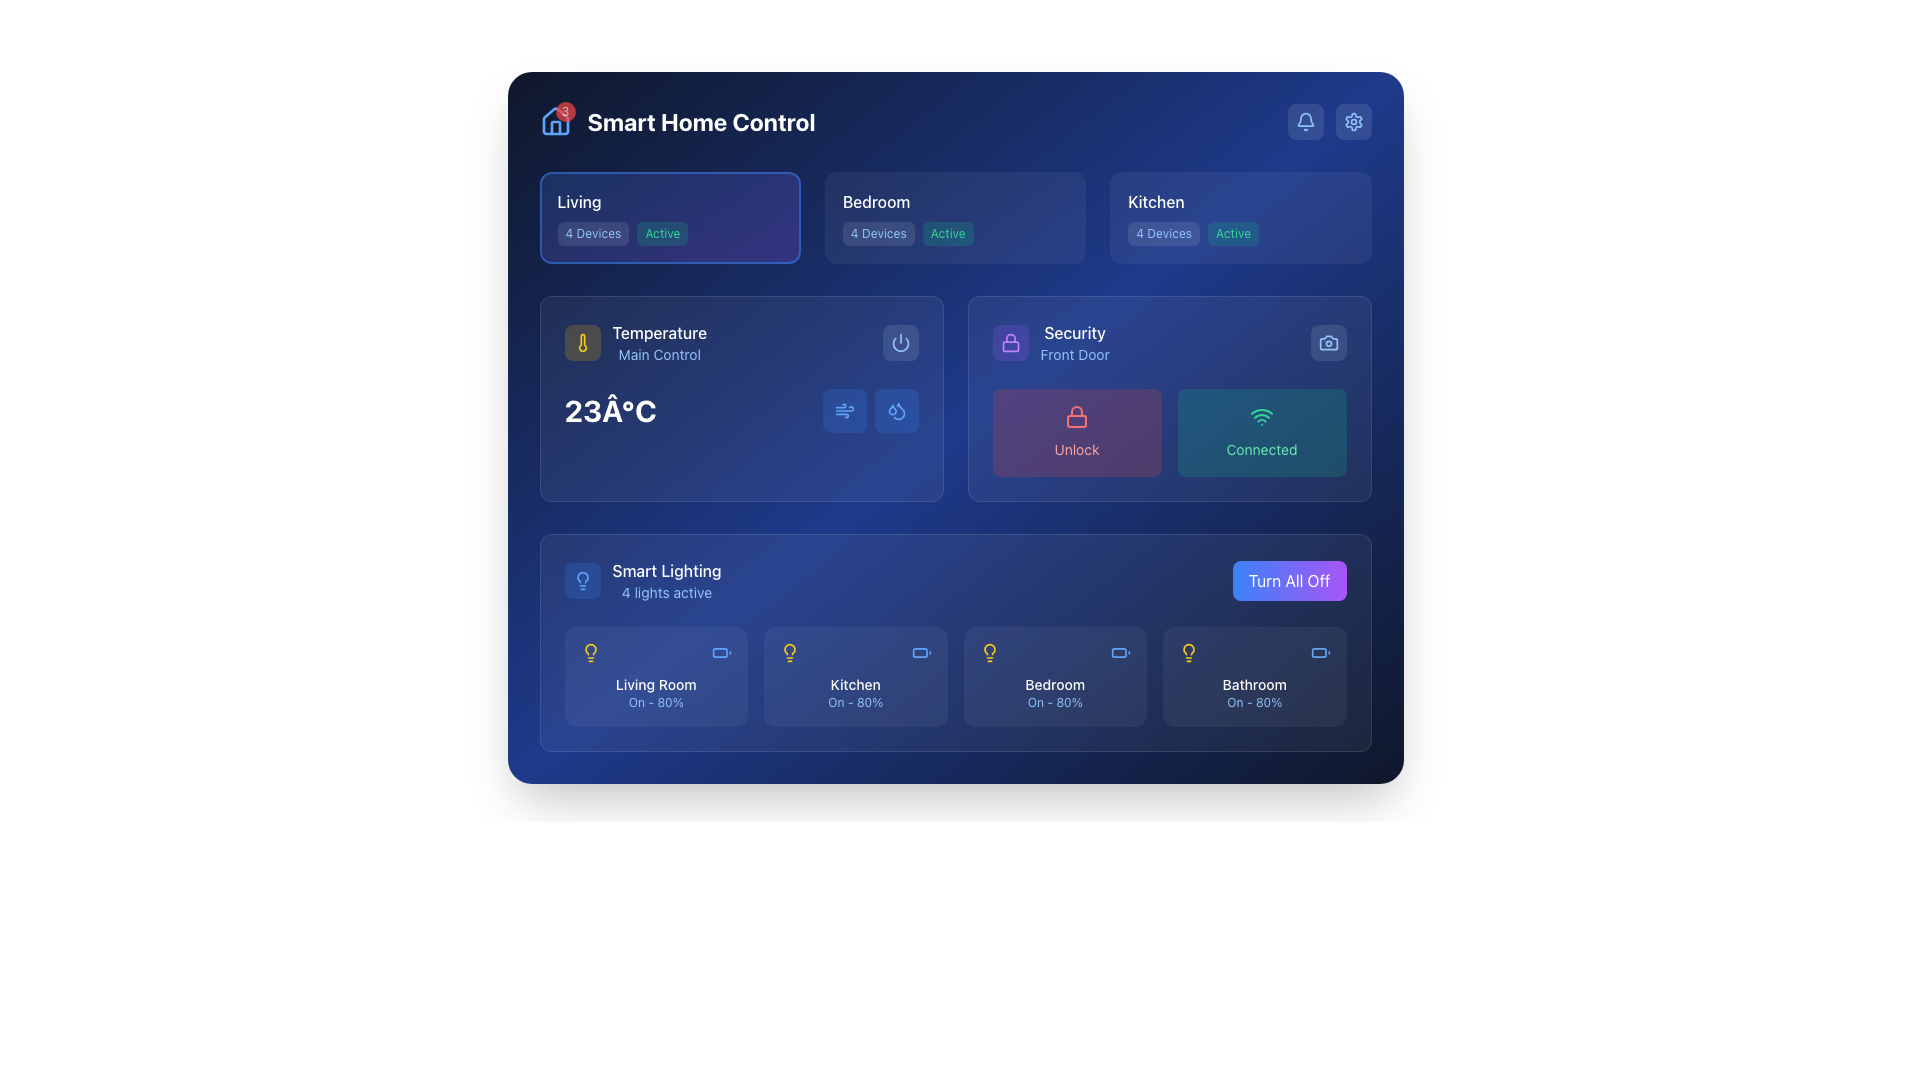 The image size is (1920, 1080). I want to click on or inspect the notifications represented by the red circular badge on the blue house icon located near the top left corner of the interface, so click(555, 122).